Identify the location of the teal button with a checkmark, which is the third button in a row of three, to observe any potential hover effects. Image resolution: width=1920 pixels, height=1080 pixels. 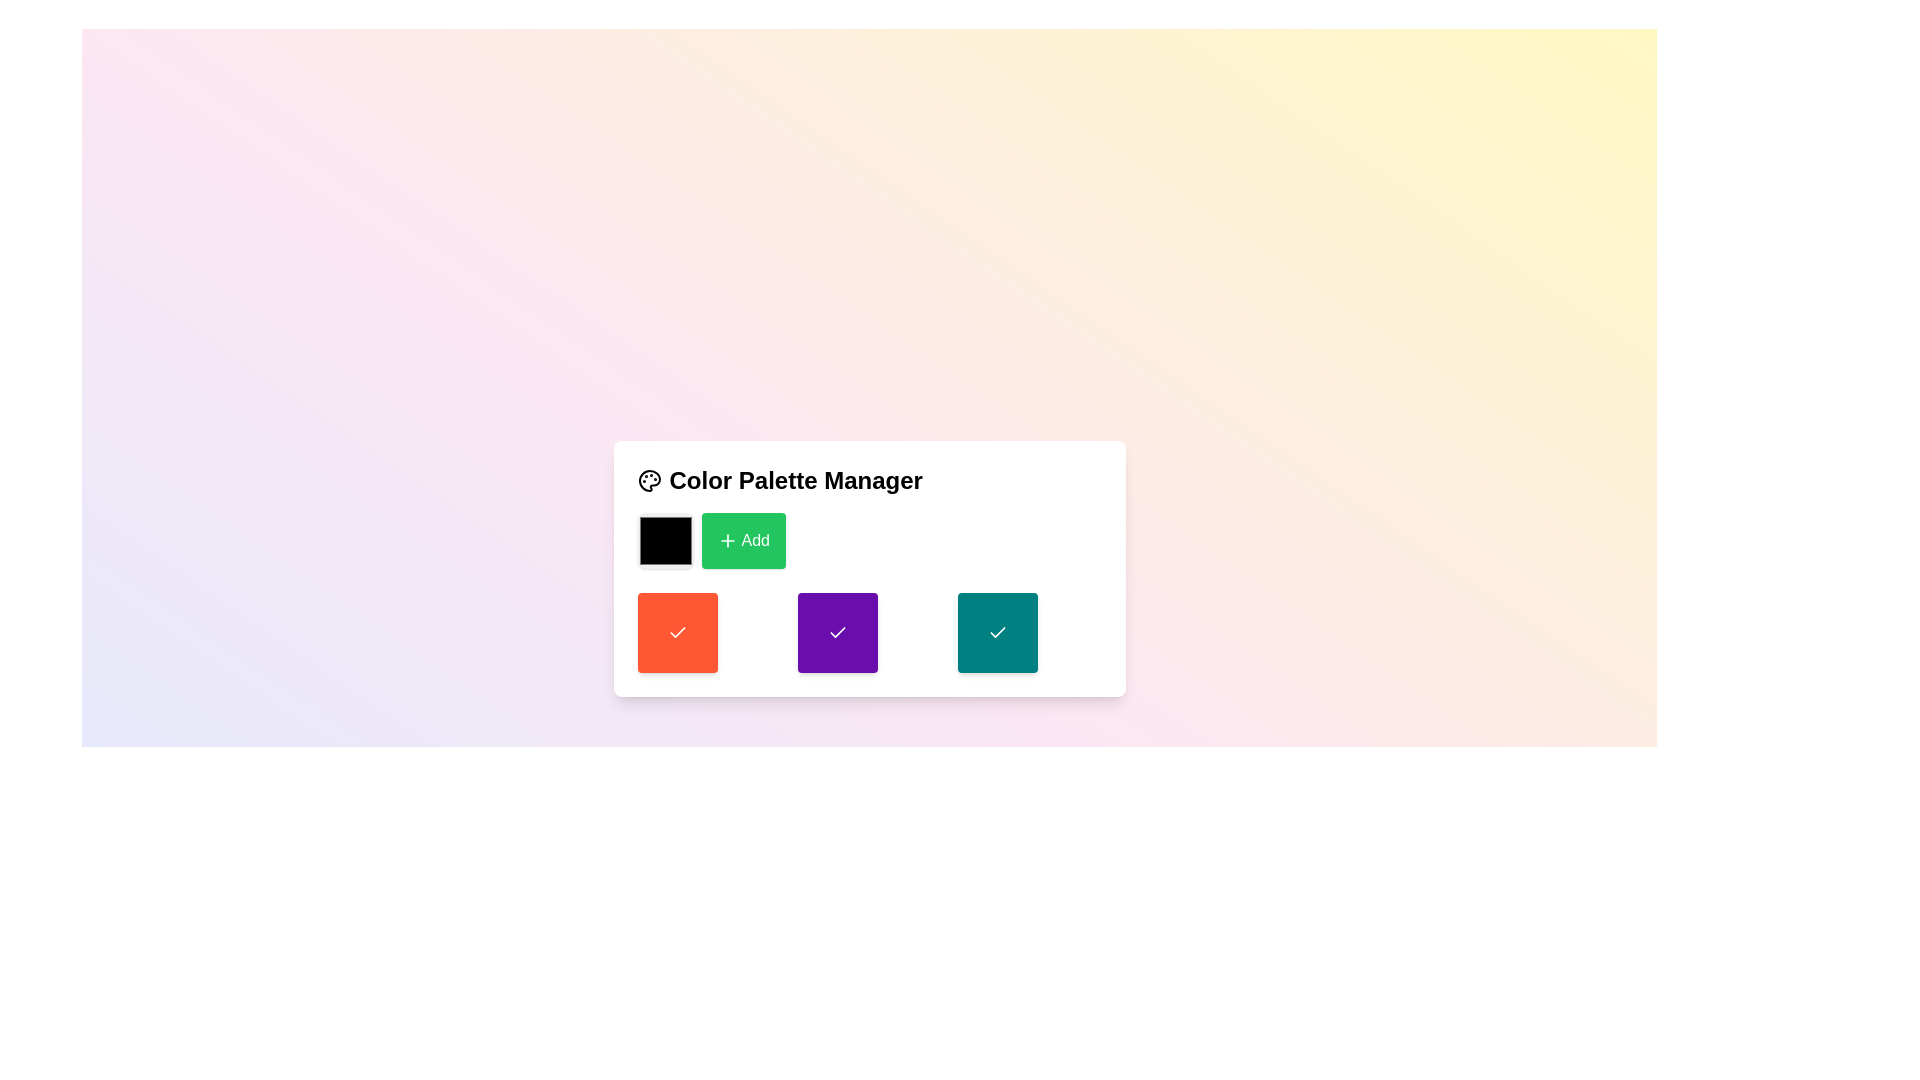
(997, 632).